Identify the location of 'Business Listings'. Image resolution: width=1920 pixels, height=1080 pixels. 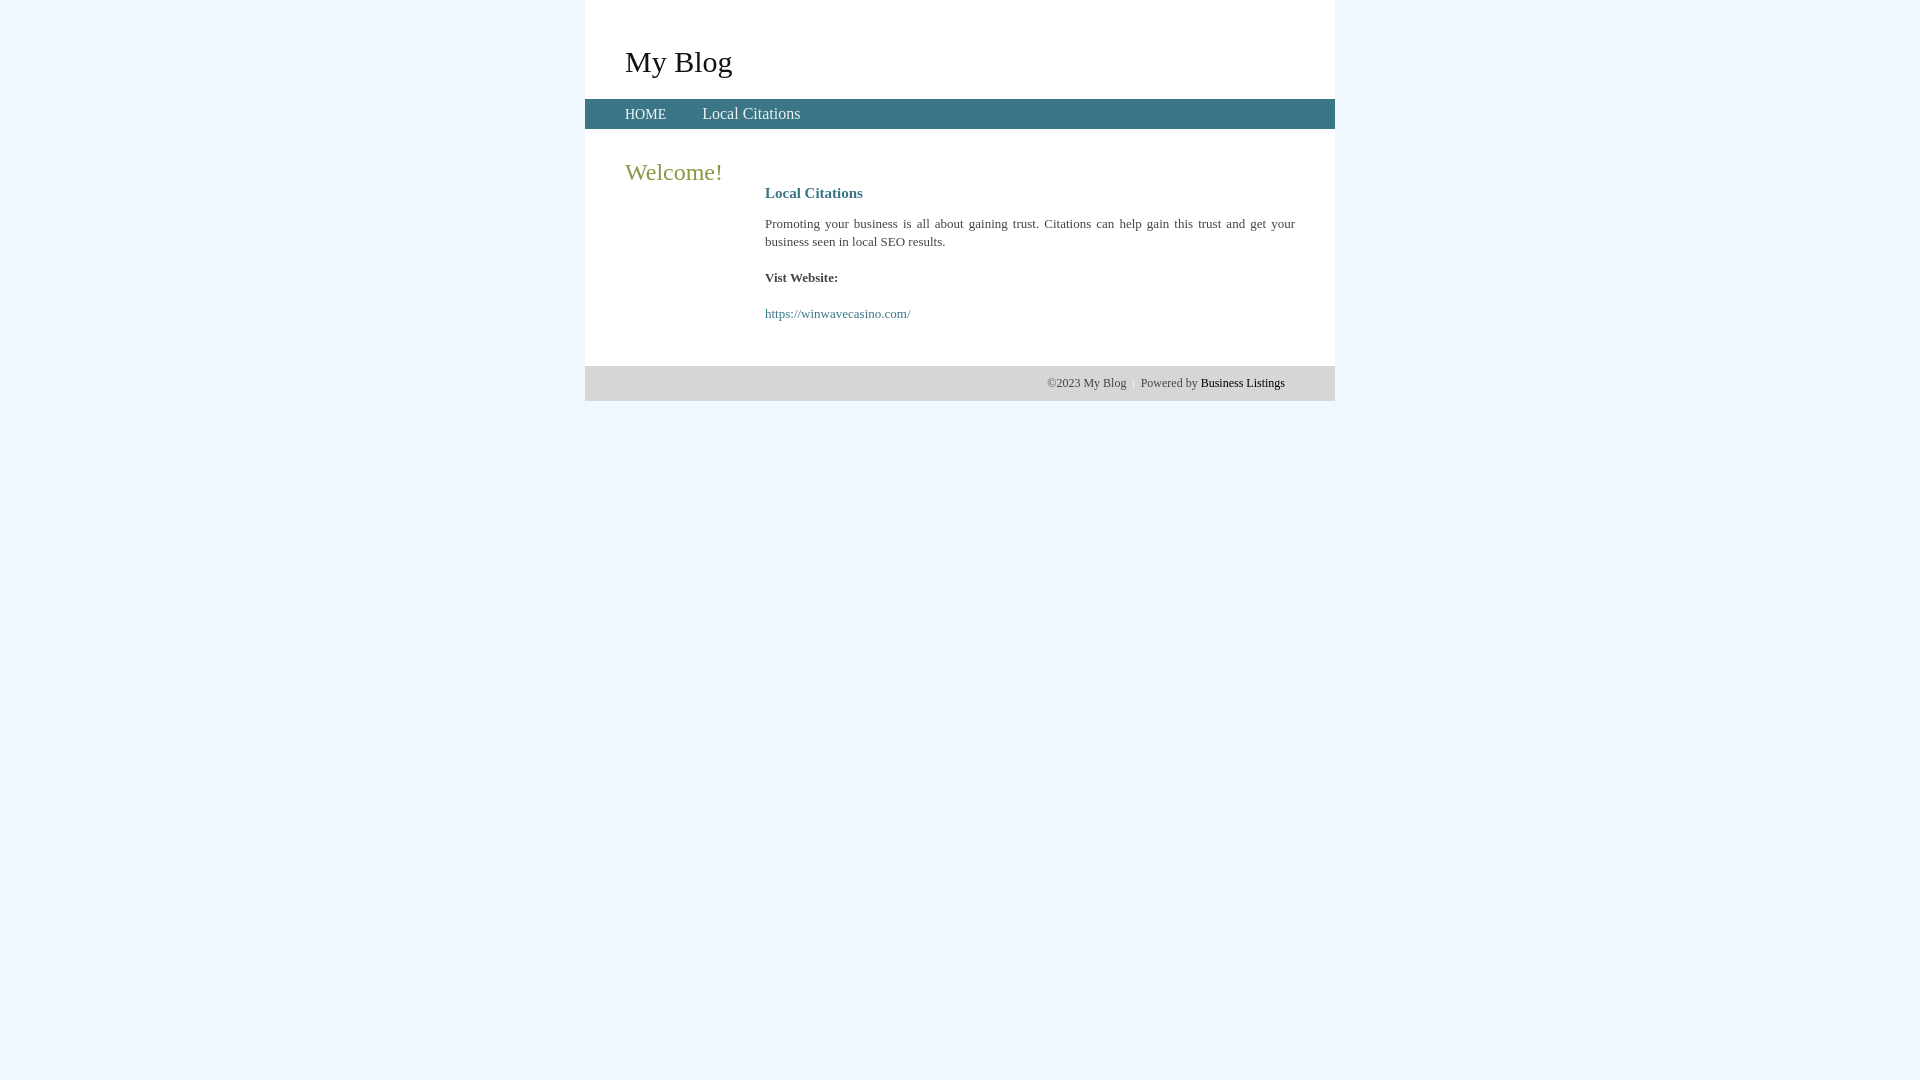
(1242, 382).